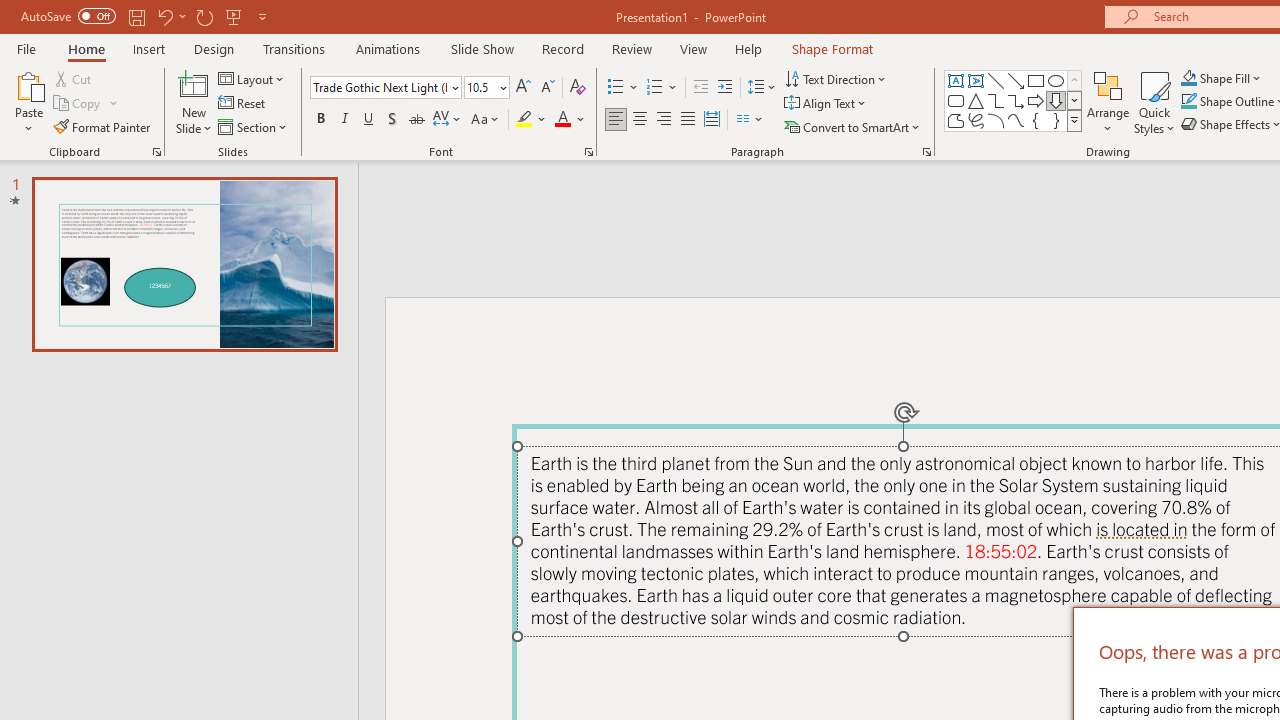  Describe the element at coordinates (688, 119) in the screenshot. I see `'Justify'` at that location.